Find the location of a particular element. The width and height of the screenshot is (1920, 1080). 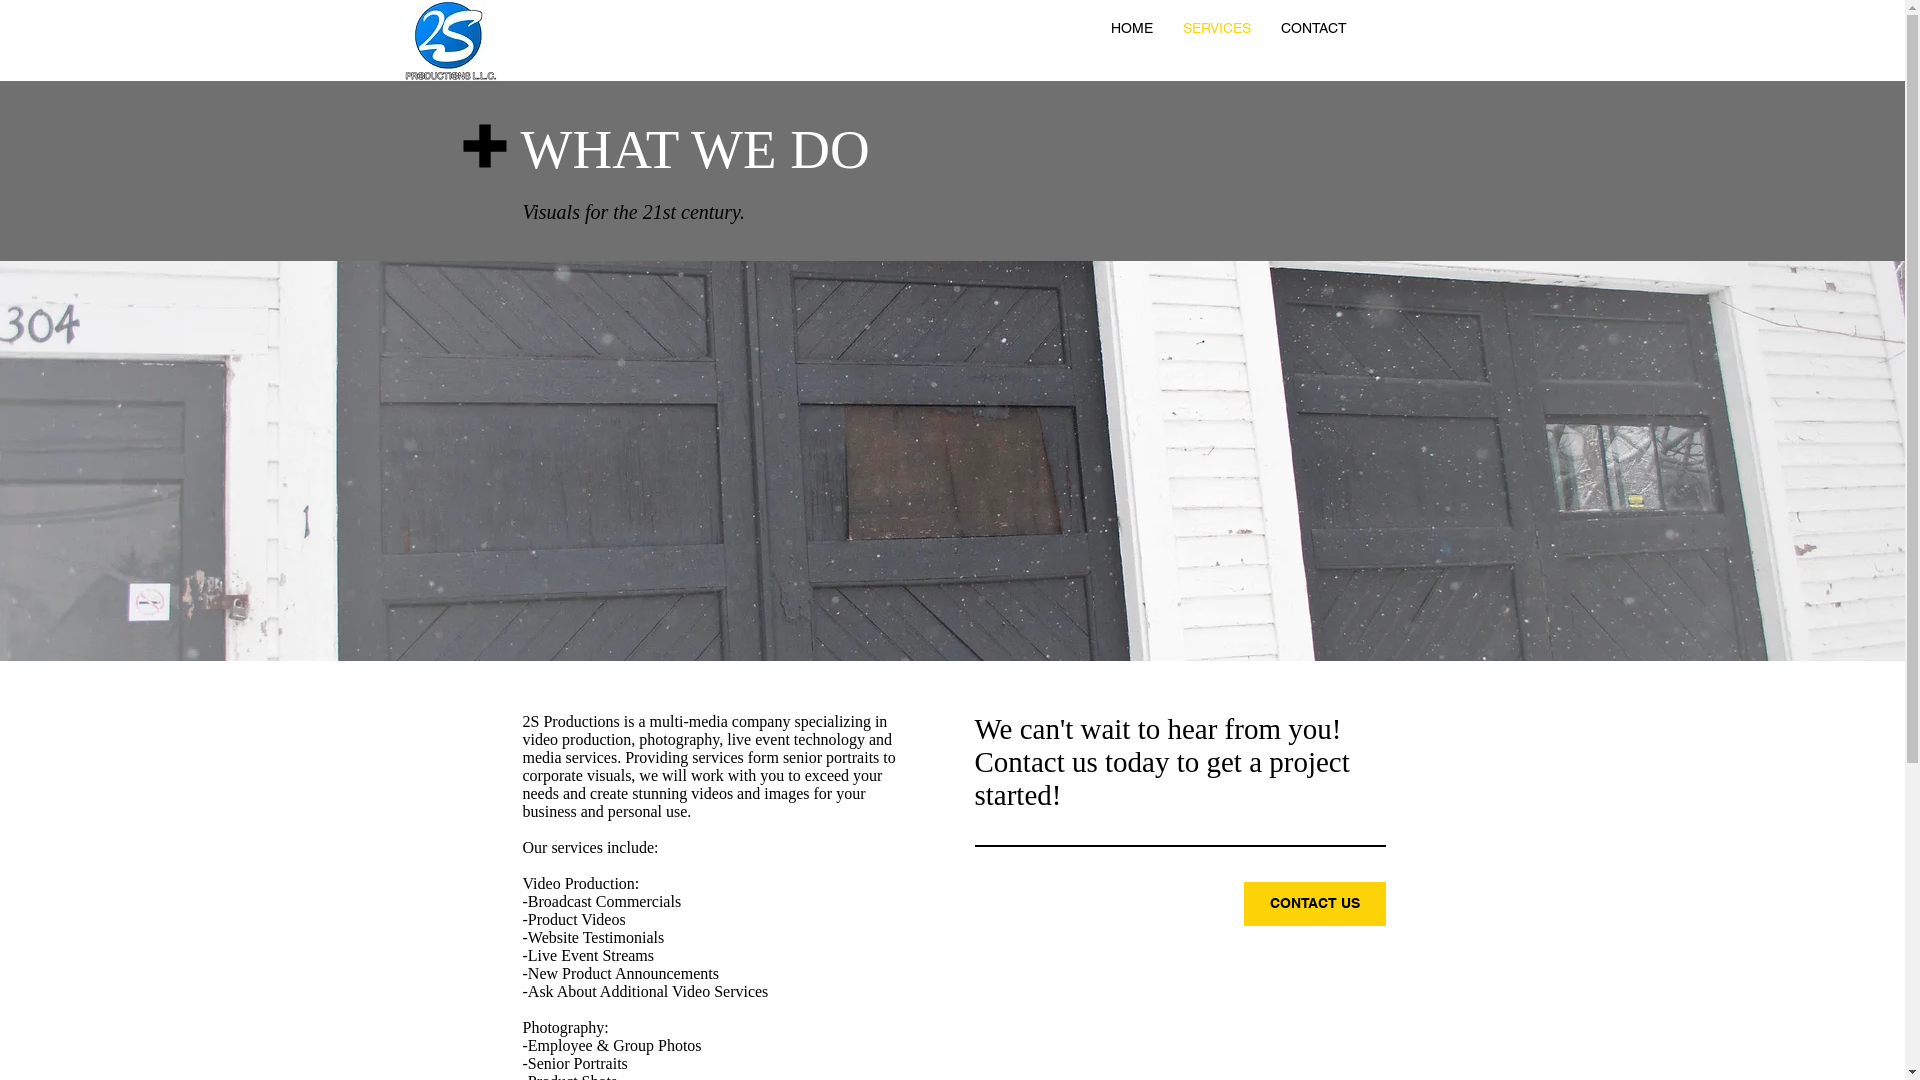

'HOME' is located at coordinates (1132, 27).